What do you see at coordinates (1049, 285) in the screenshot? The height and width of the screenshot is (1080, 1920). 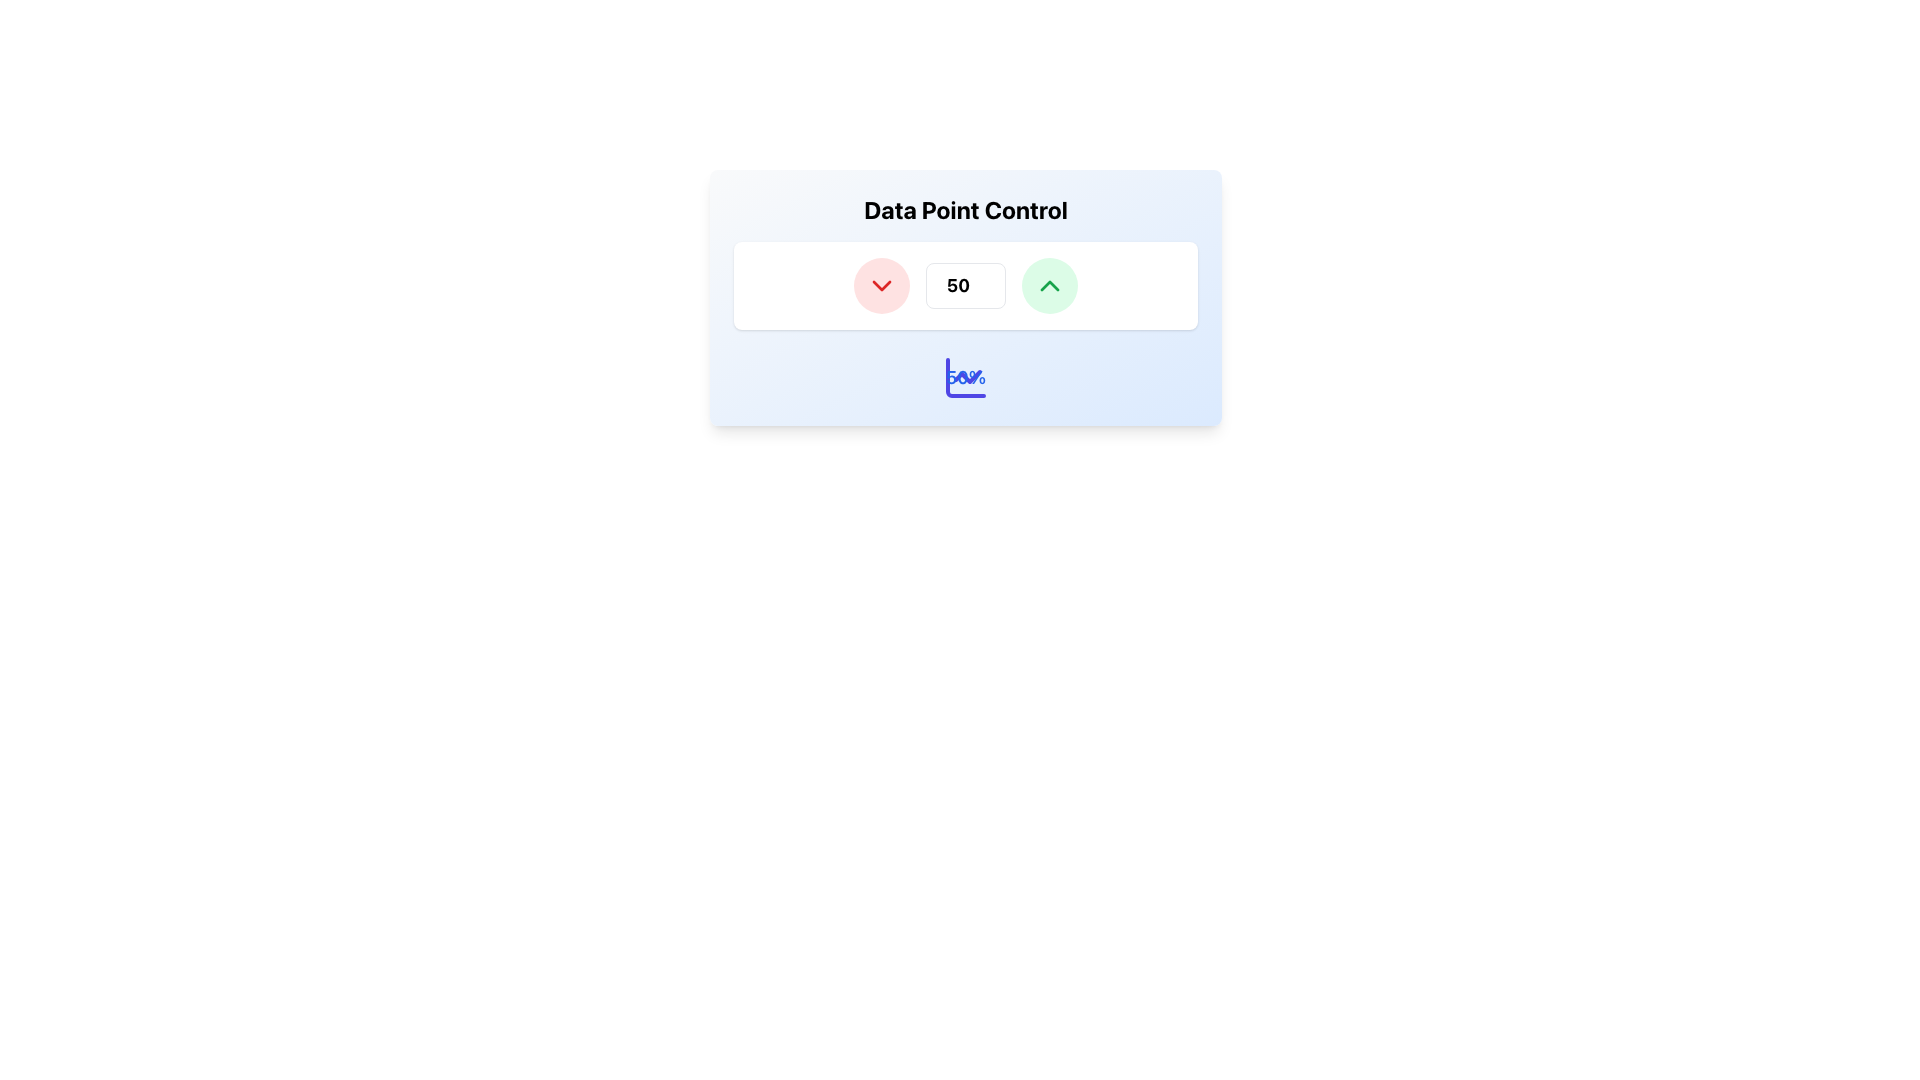 I see `the circular light green button with a green upward arrow icon to observe any interactive effects` at bounding box center [1049, 285].